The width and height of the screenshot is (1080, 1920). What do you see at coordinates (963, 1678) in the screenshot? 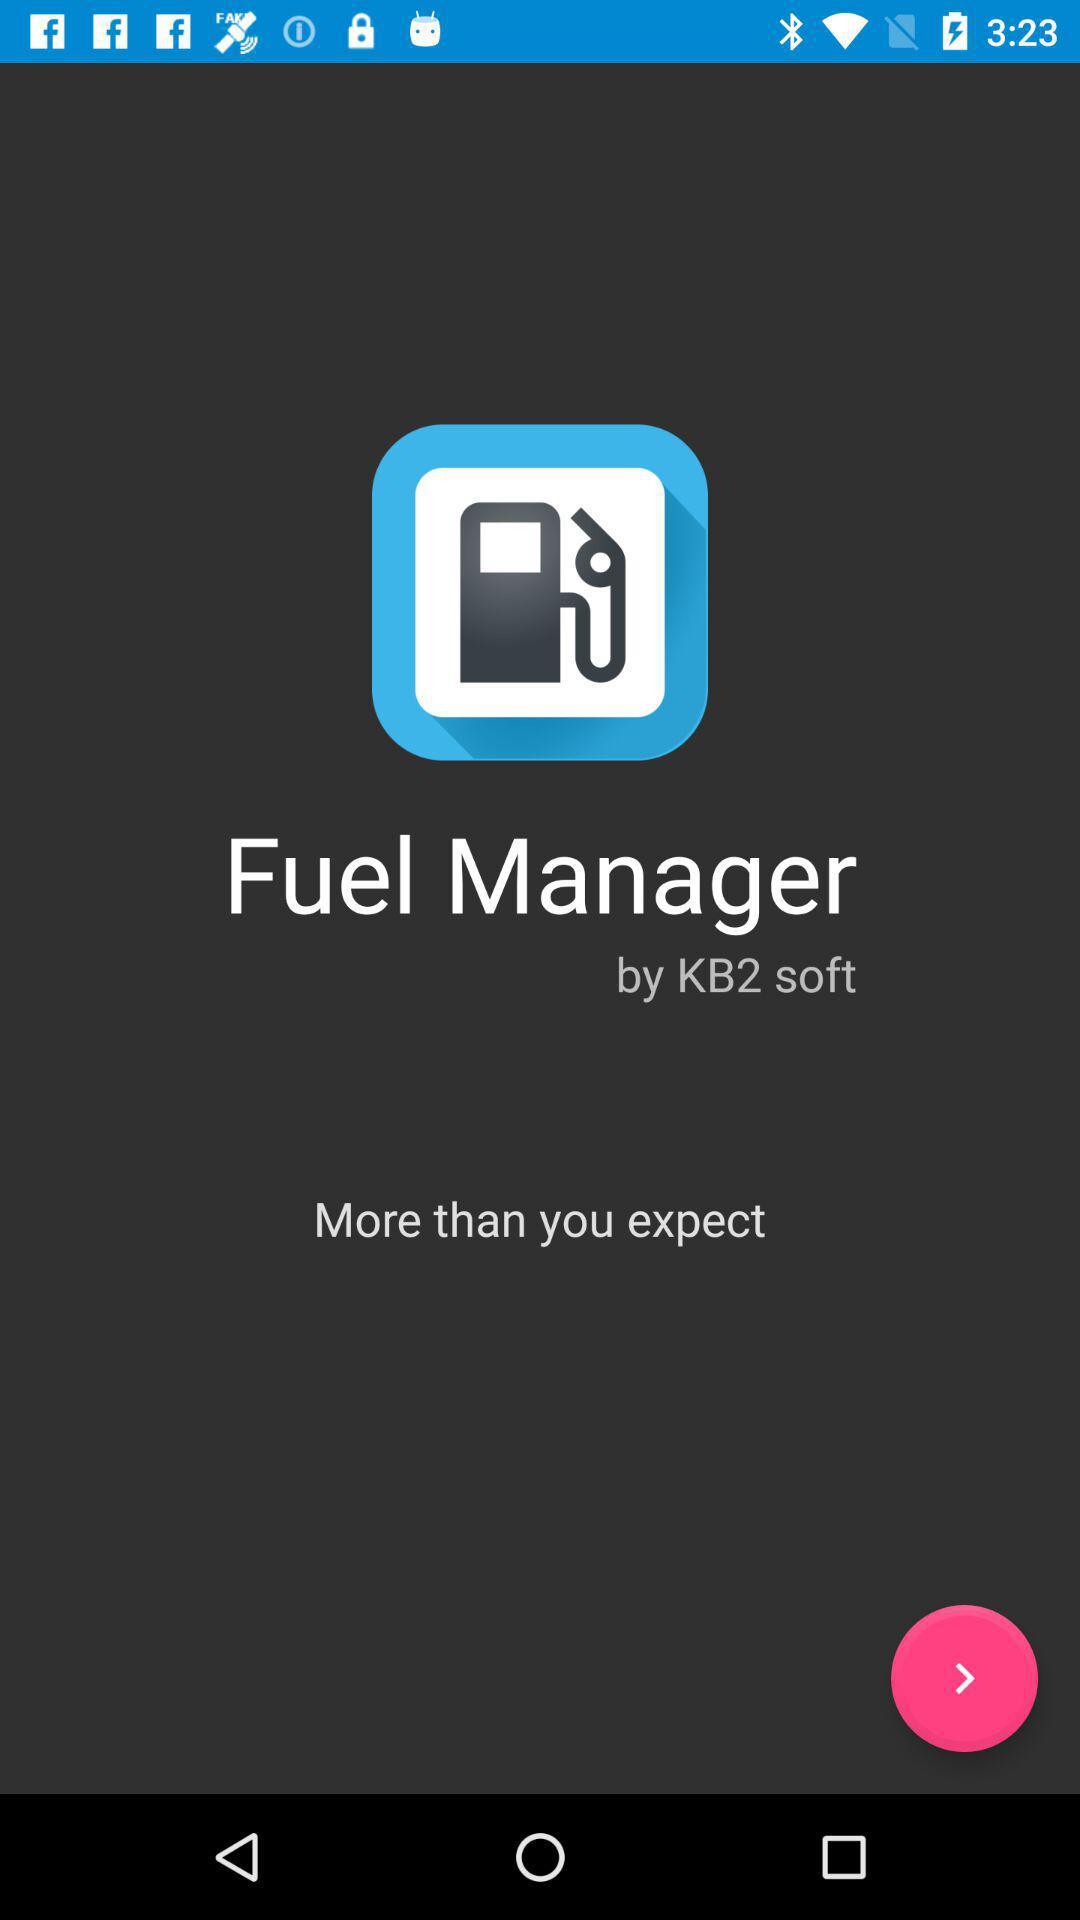
I see `next page` at bounding box center [963, 1678].